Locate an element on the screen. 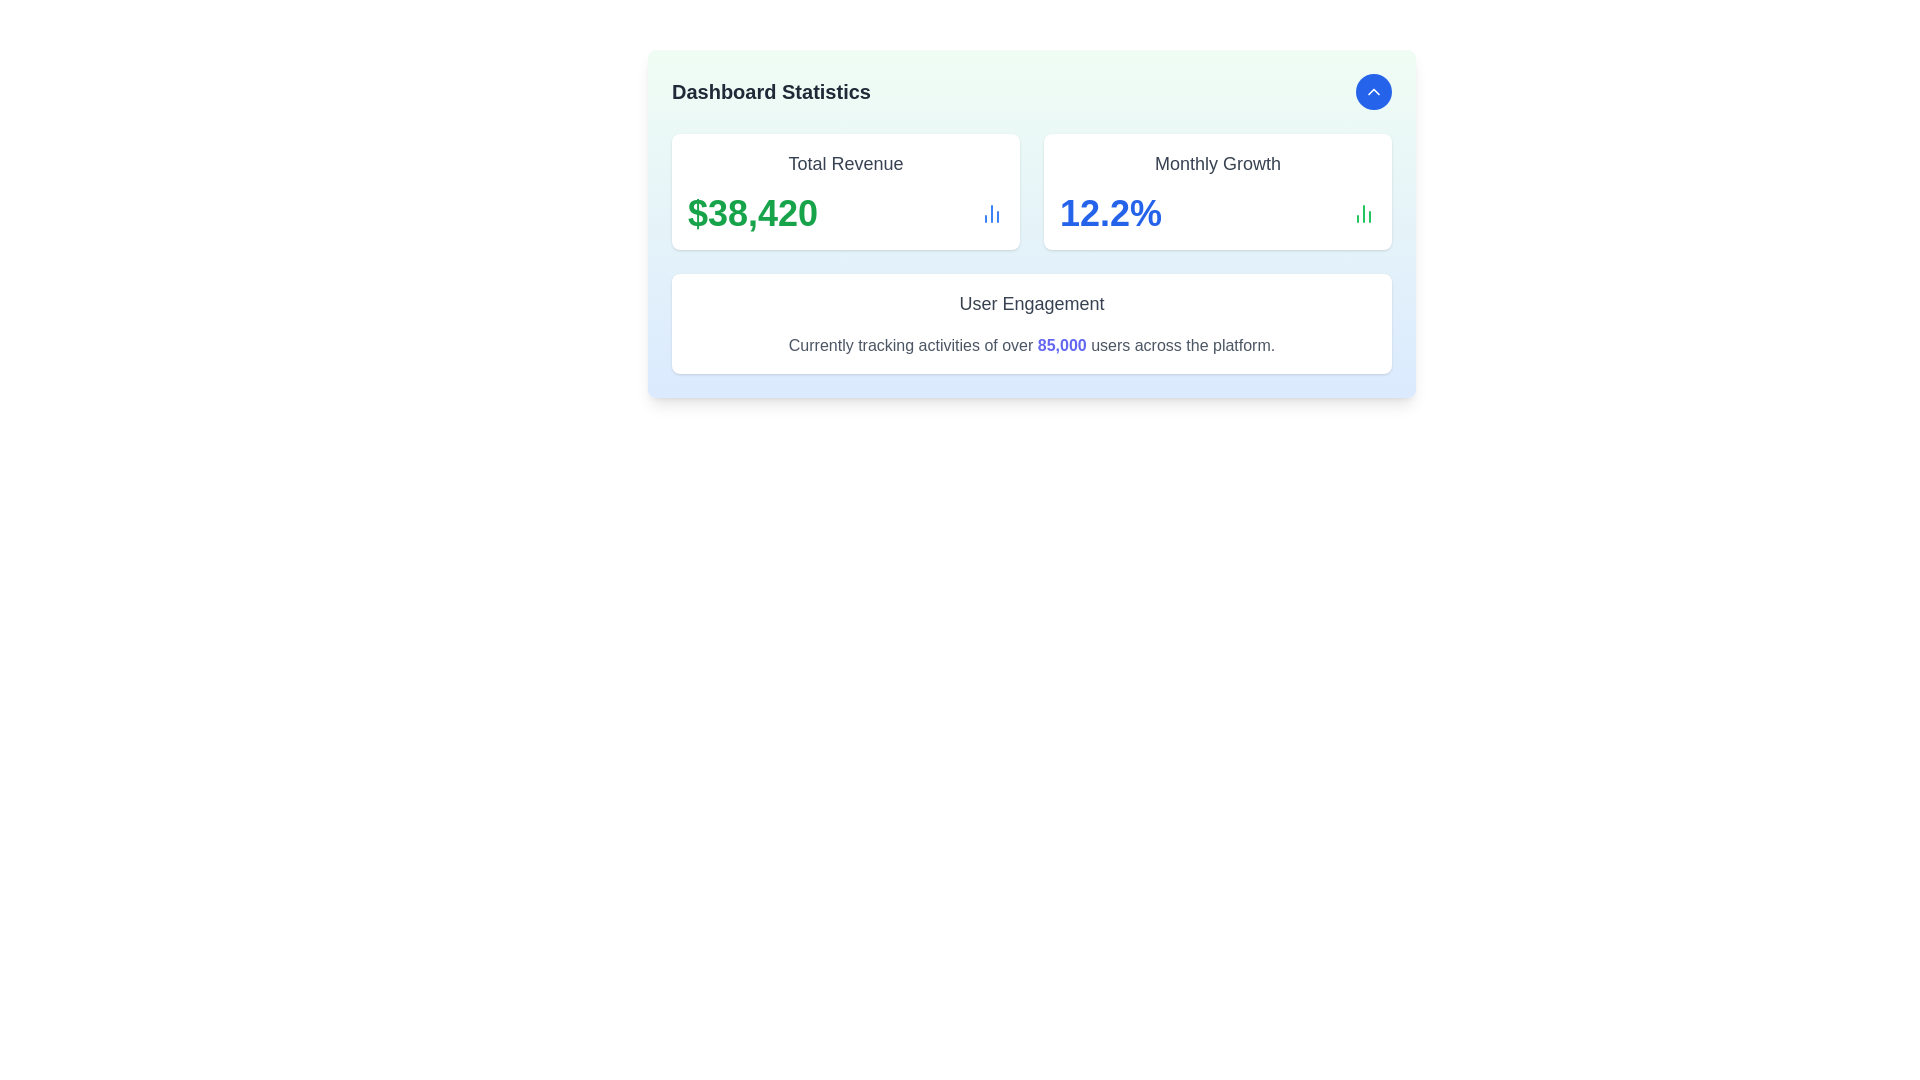 This screenshot has width=1920, height=1080. the Text display showing the percentage value in the top-right section of the 'Monthly Growth' card module is located at coordinates (1110, 213).